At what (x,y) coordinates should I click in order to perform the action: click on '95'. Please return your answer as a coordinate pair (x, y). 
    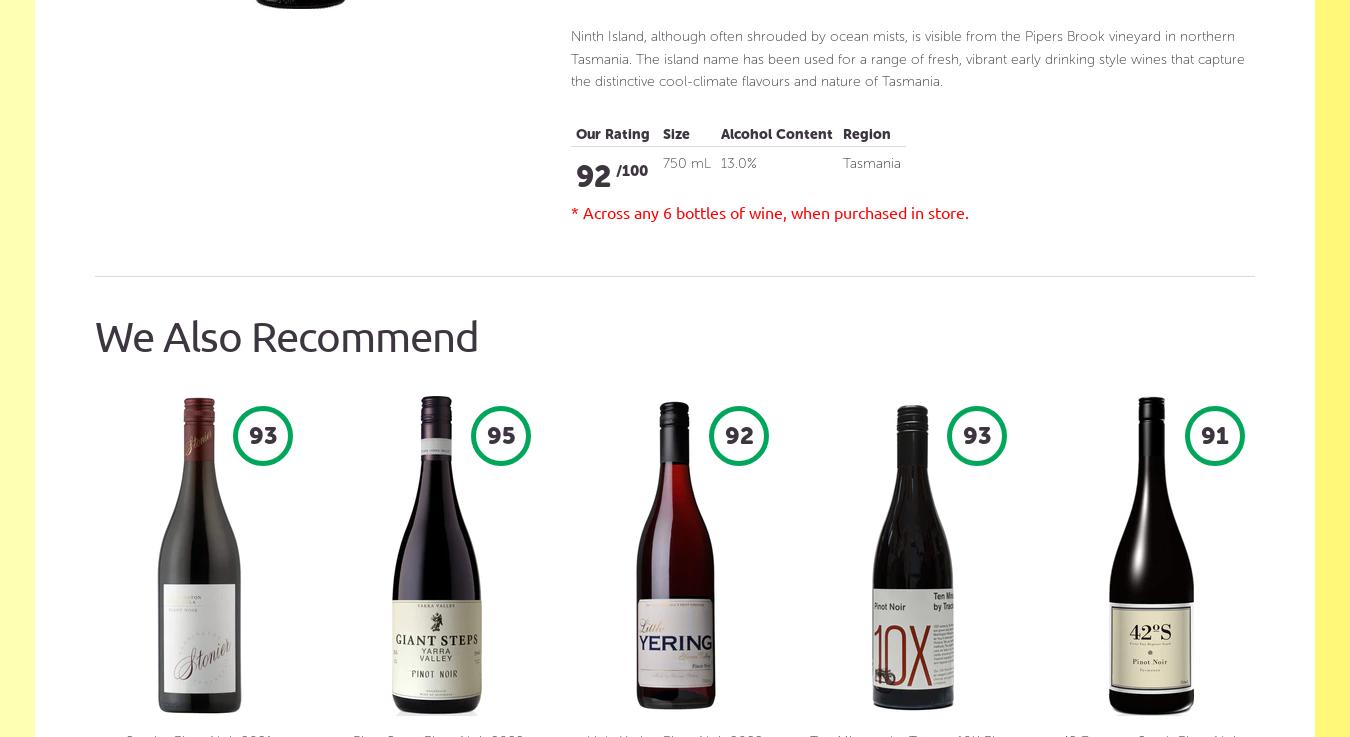
    Looking at the image, I should click on (499, 433).